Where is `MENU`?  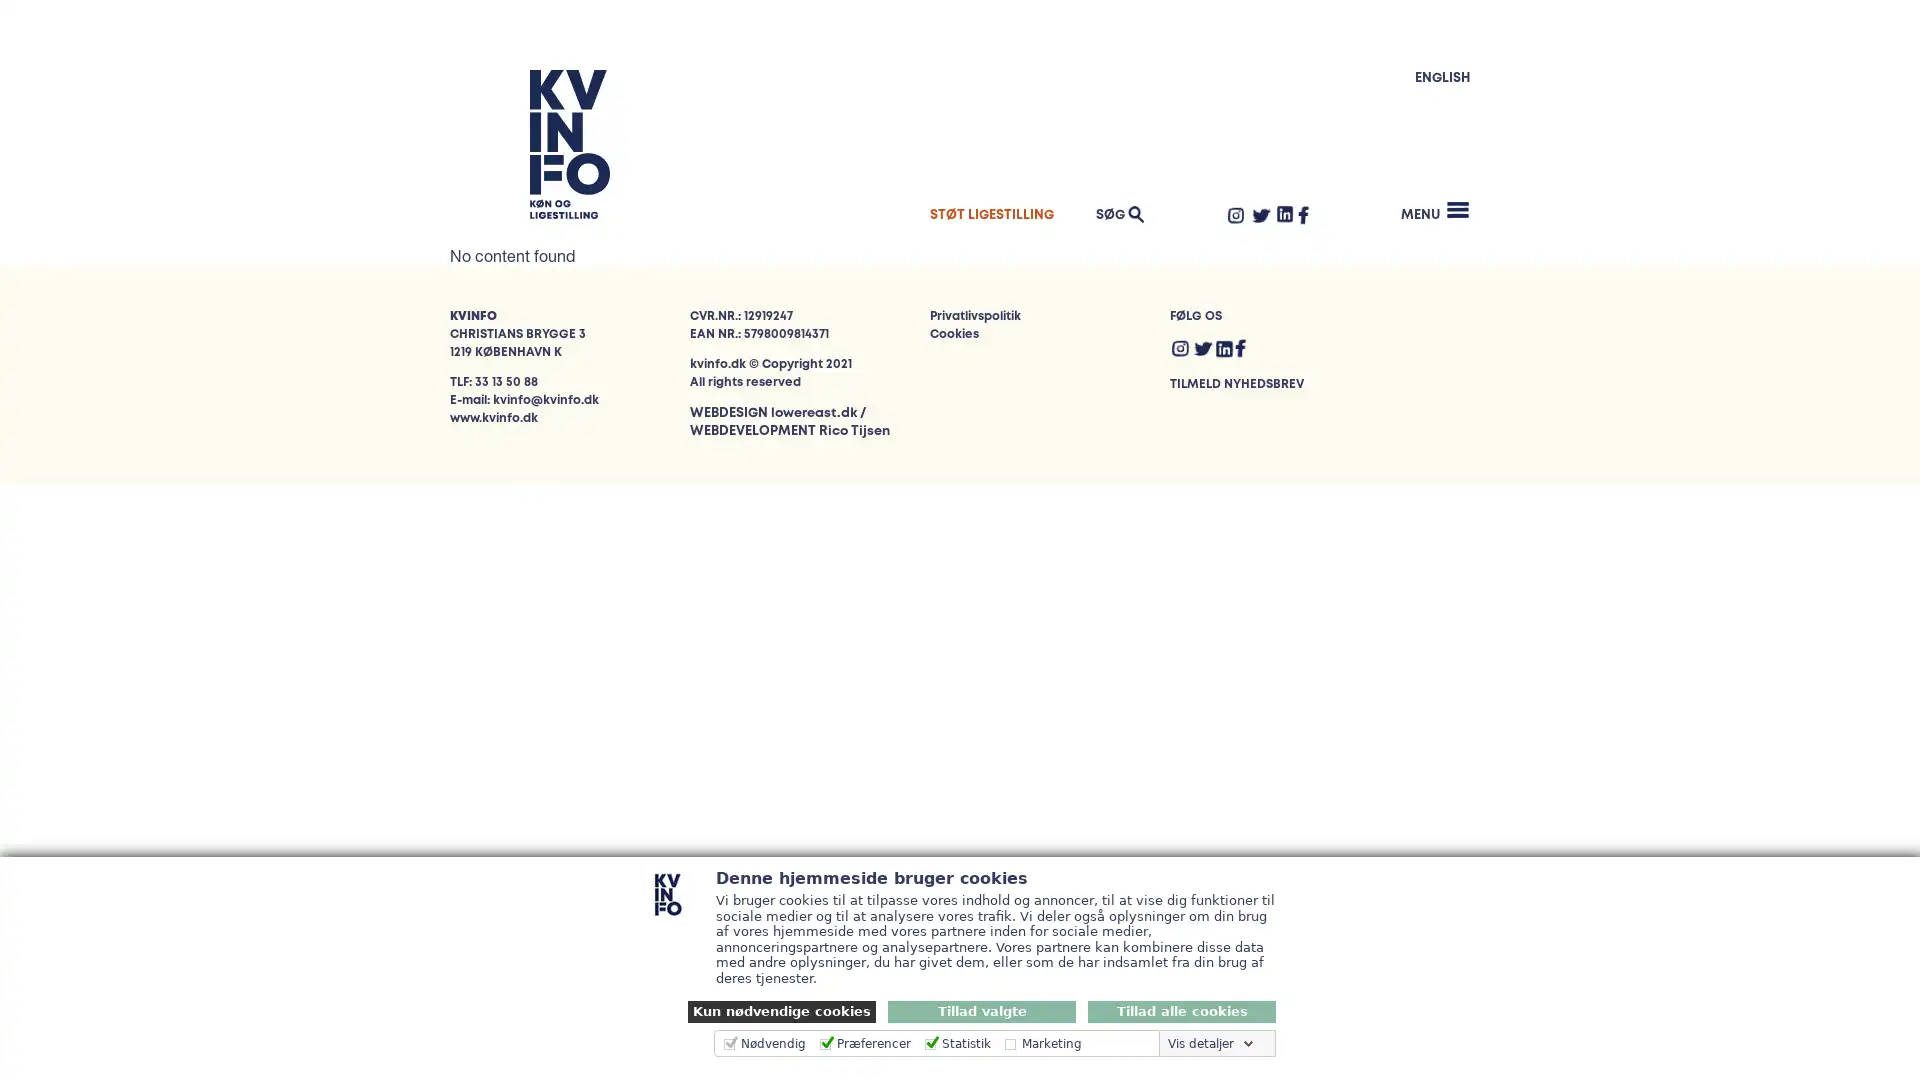
MENU is located at coordinates (1434, 210).